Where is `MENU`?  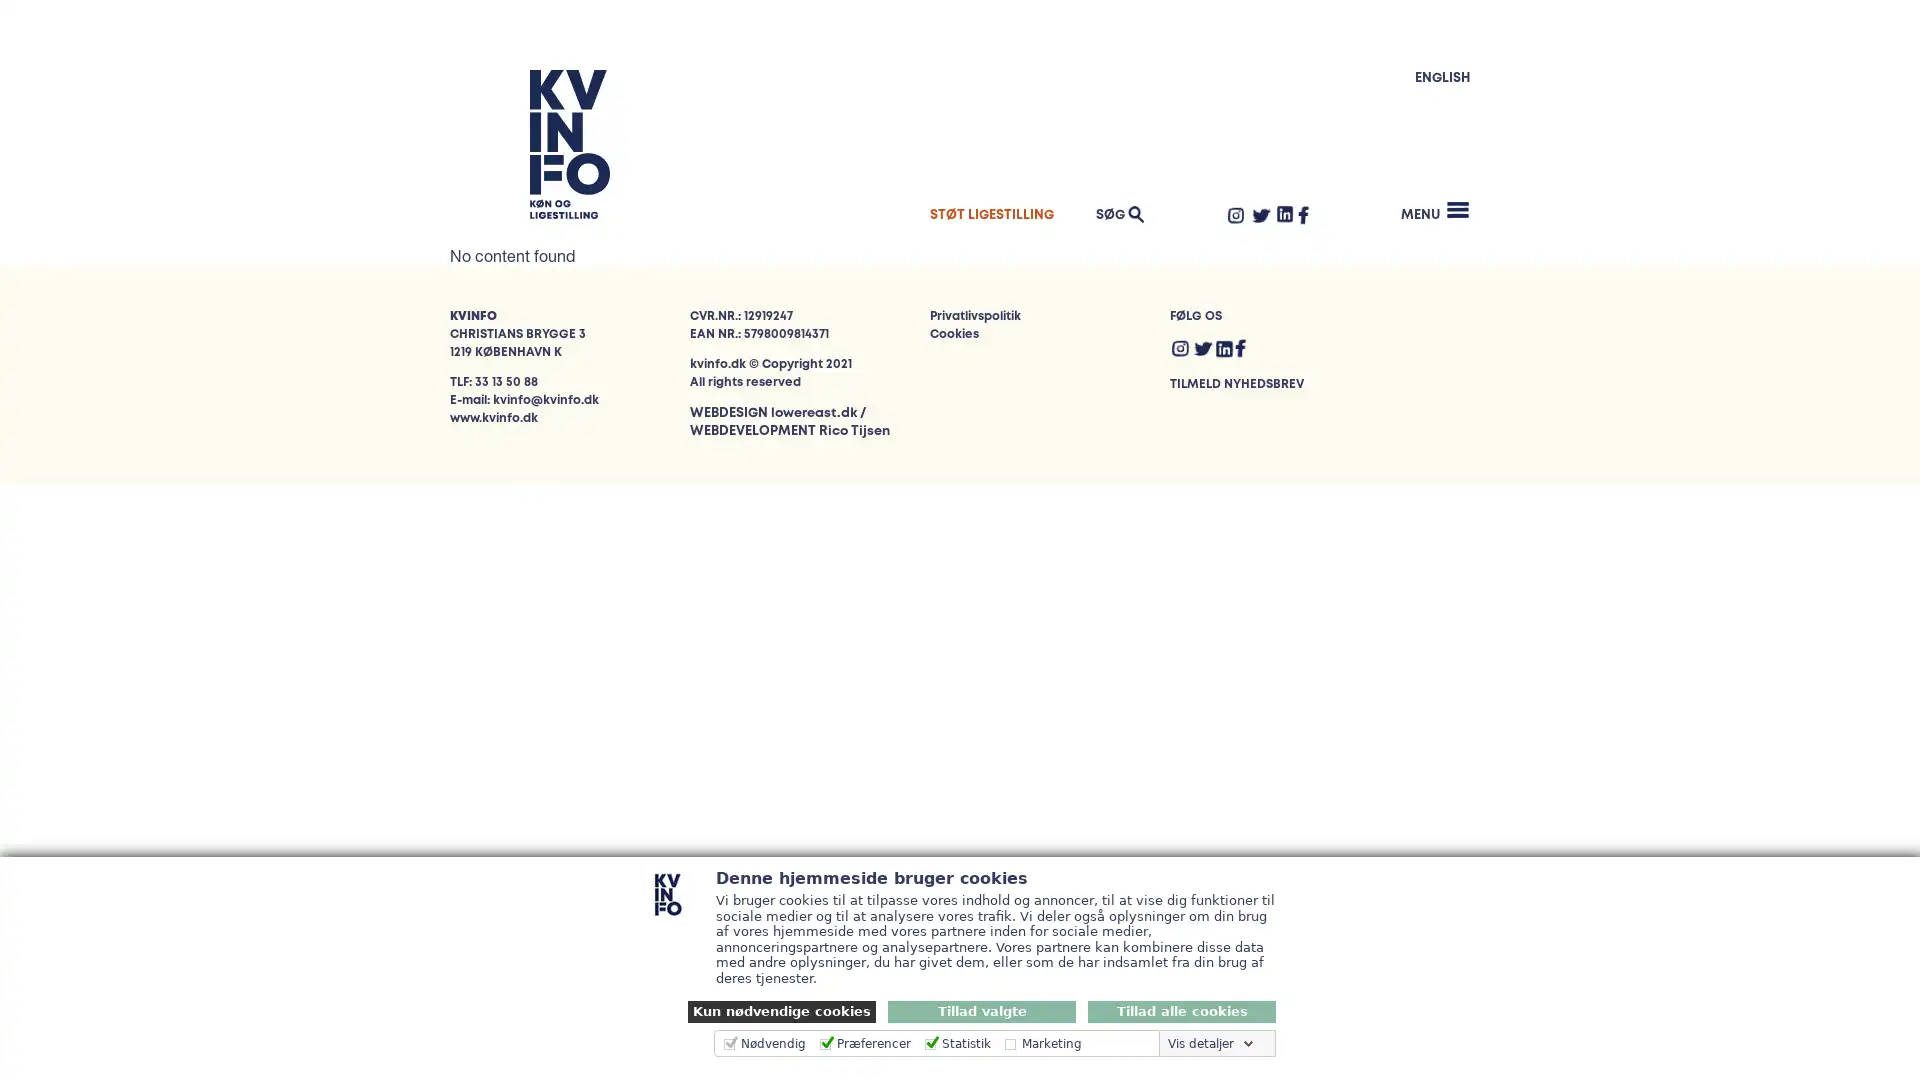
MENU is located at coordinates (1434, 210).